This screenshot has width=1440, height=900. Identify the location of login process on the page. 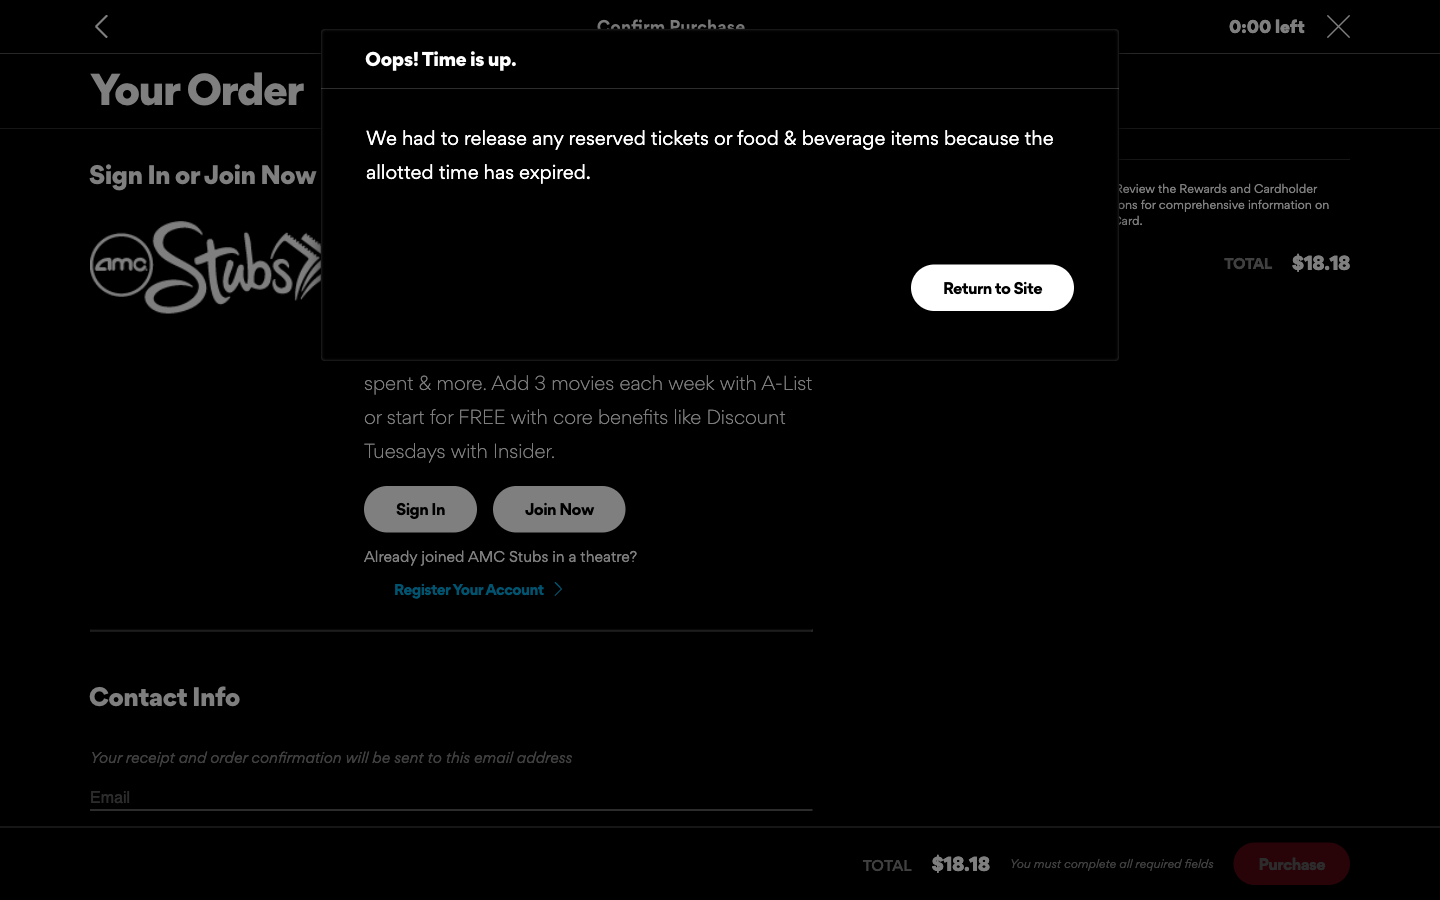
(419, 508).